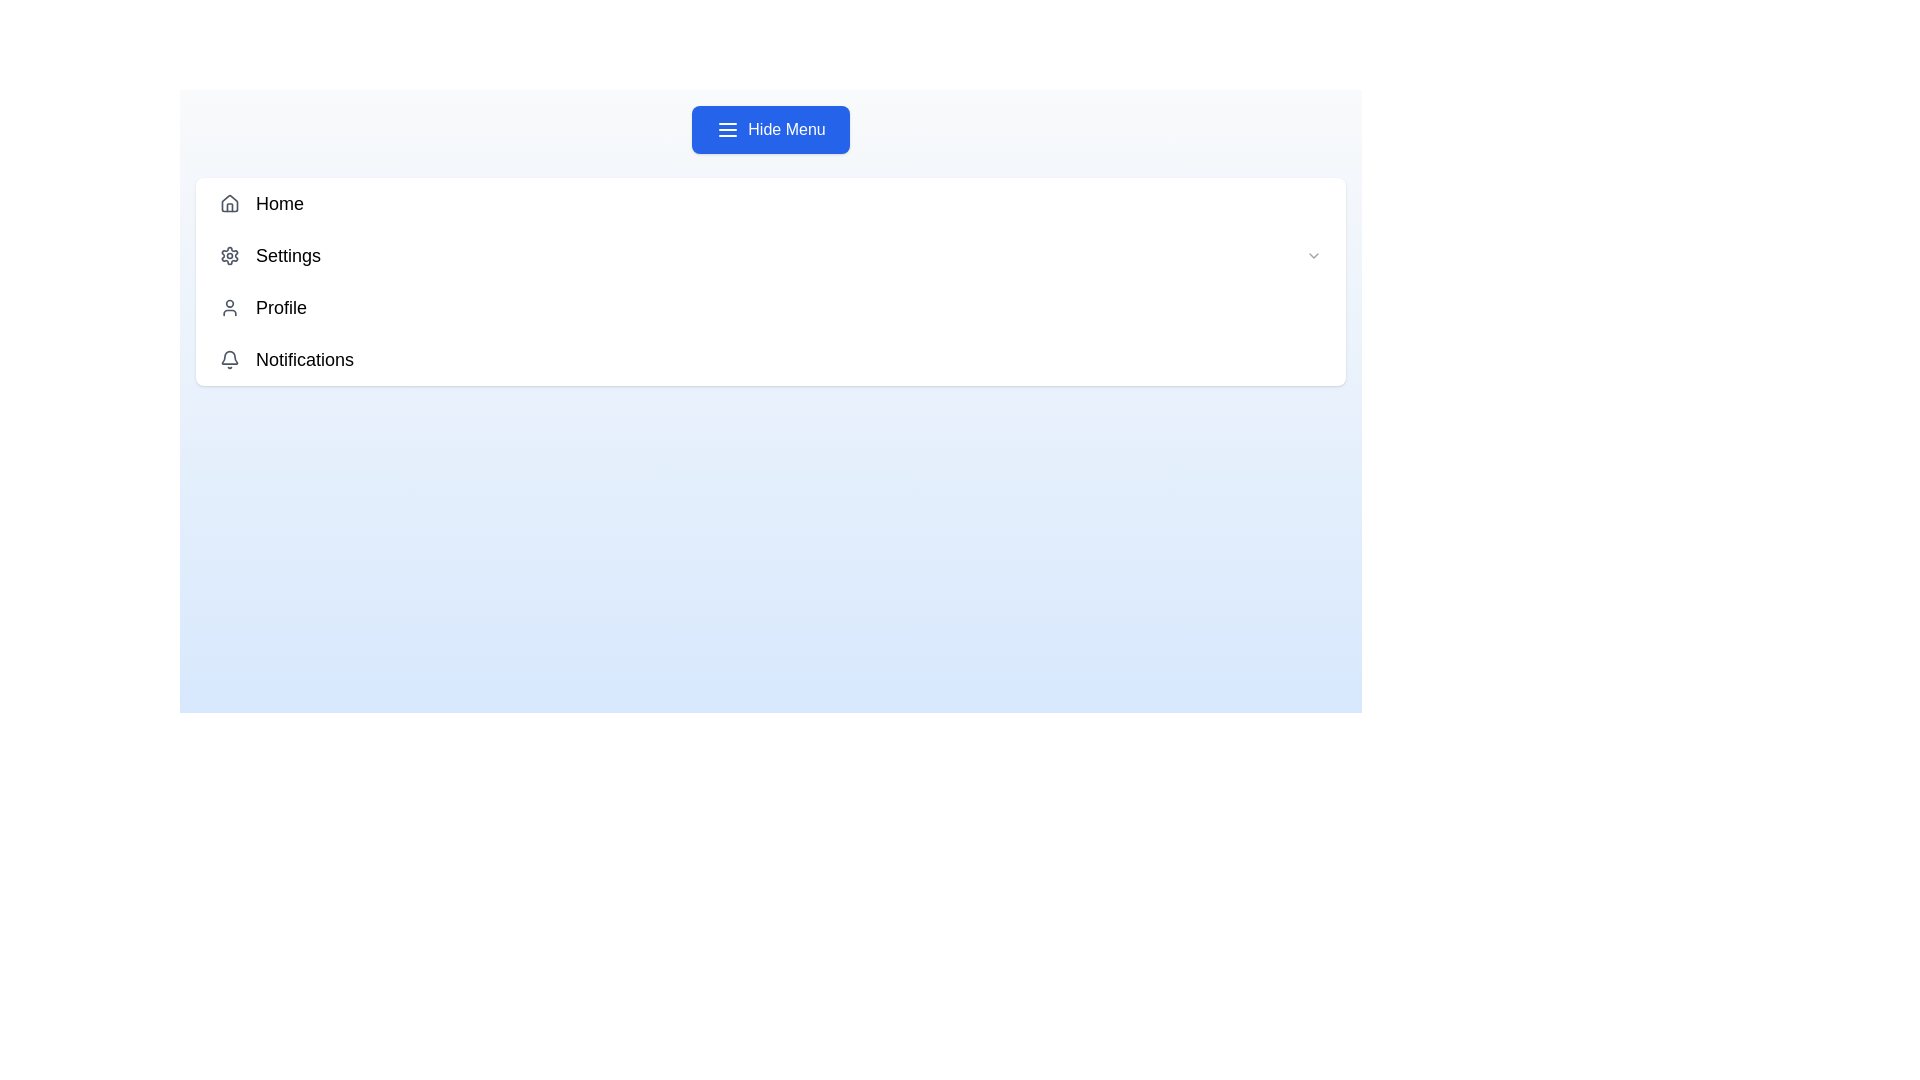 The height and width of the screenshot is (1080, 1920). What do you see at coordinates (230, 358) in the screenshot?
I see `the bell icon representing the notifications section of the application` at bounding box center [230, 358].